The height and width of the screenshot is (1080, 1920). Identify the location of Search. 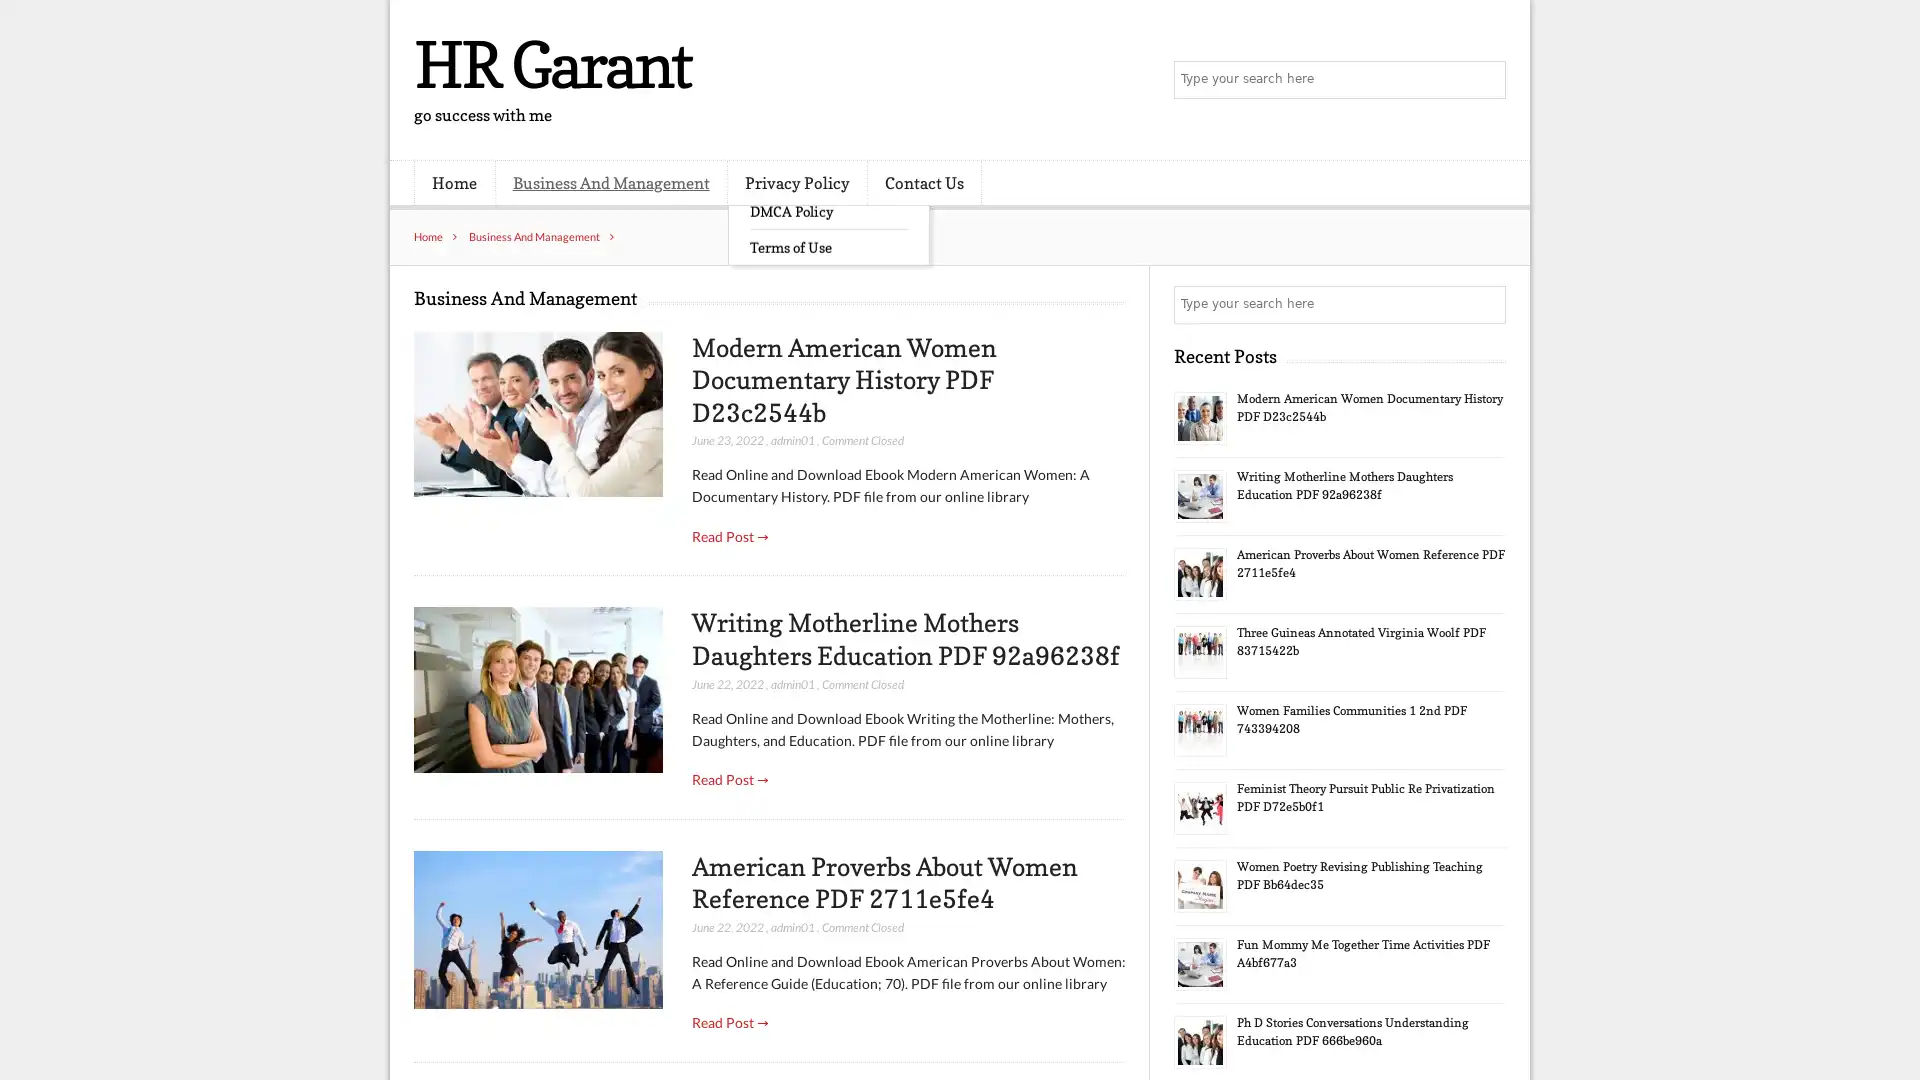
(1485, 304).